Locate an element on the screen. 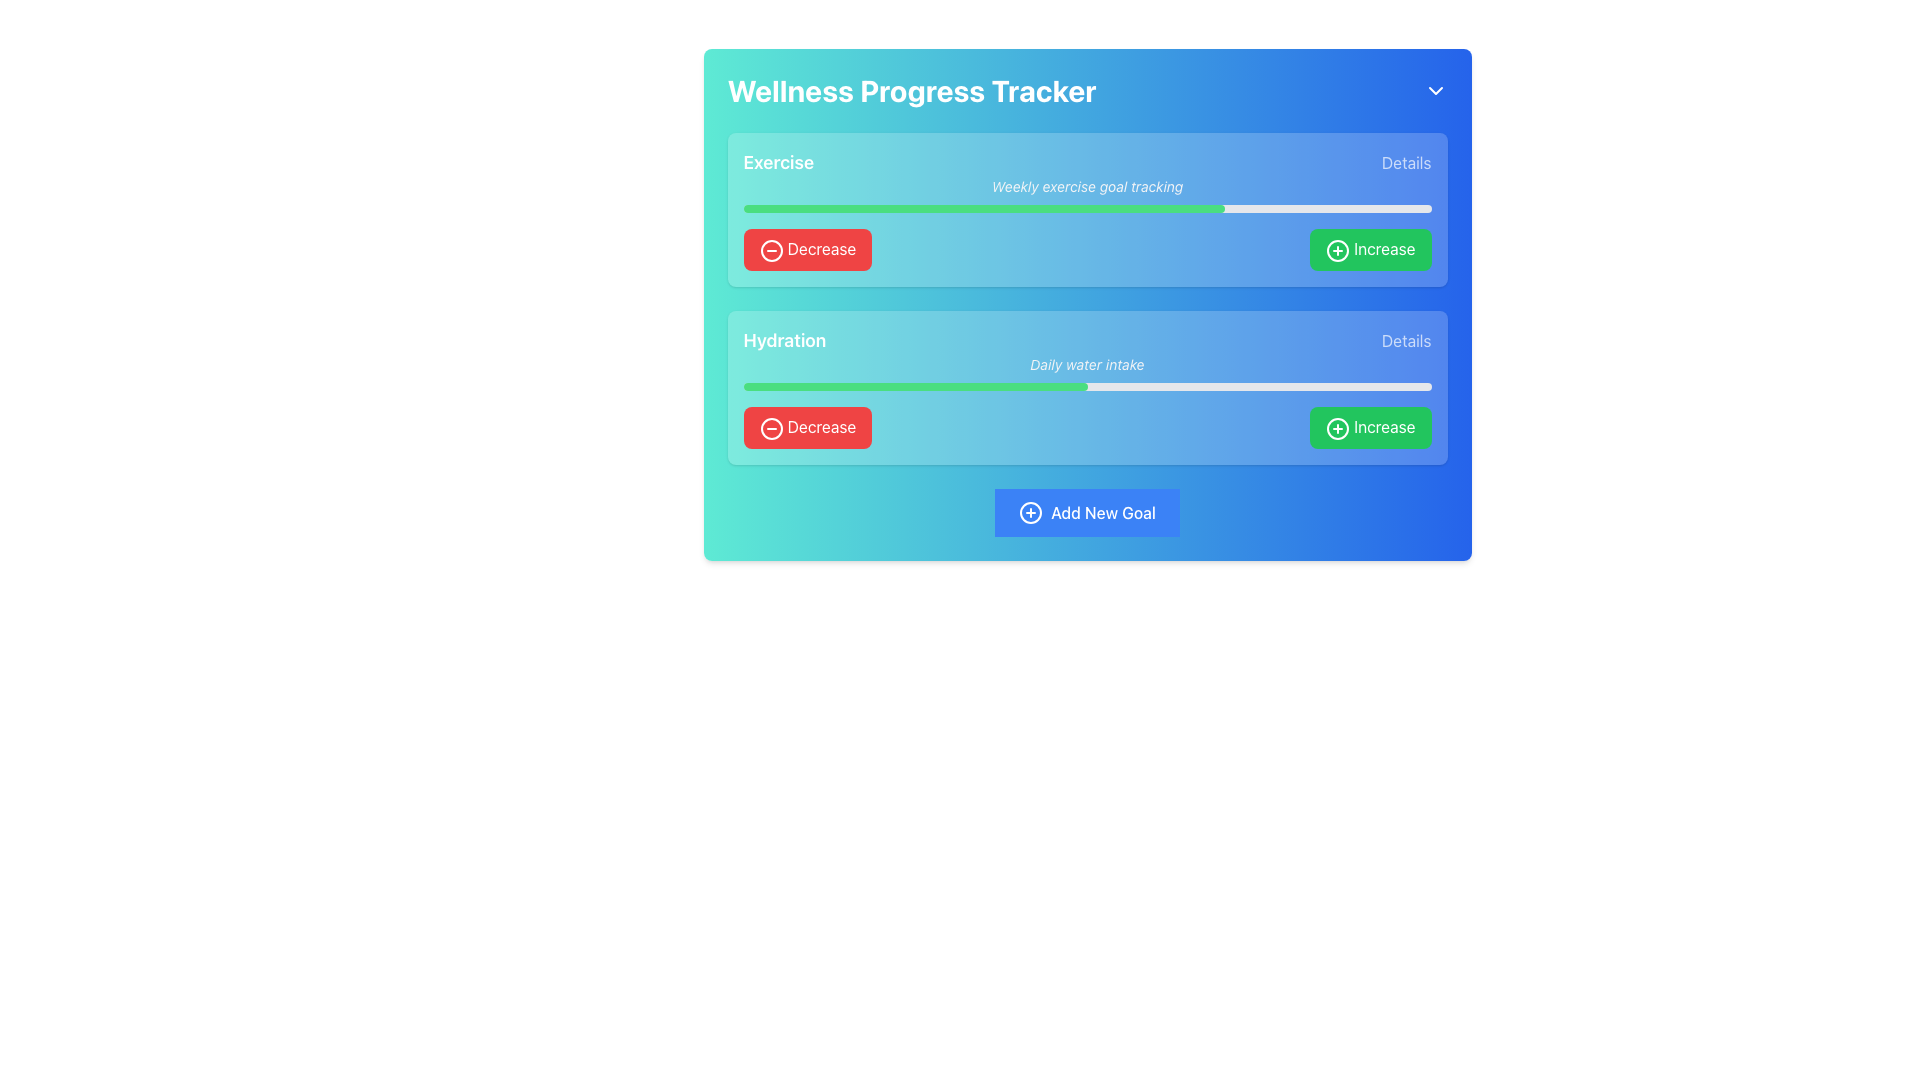 Image resolution: width=1920 pixels, height=1080 pixels. the 'Increase' button in the Exercise tracking UI Button Group is located at coordinates (1086, 248).